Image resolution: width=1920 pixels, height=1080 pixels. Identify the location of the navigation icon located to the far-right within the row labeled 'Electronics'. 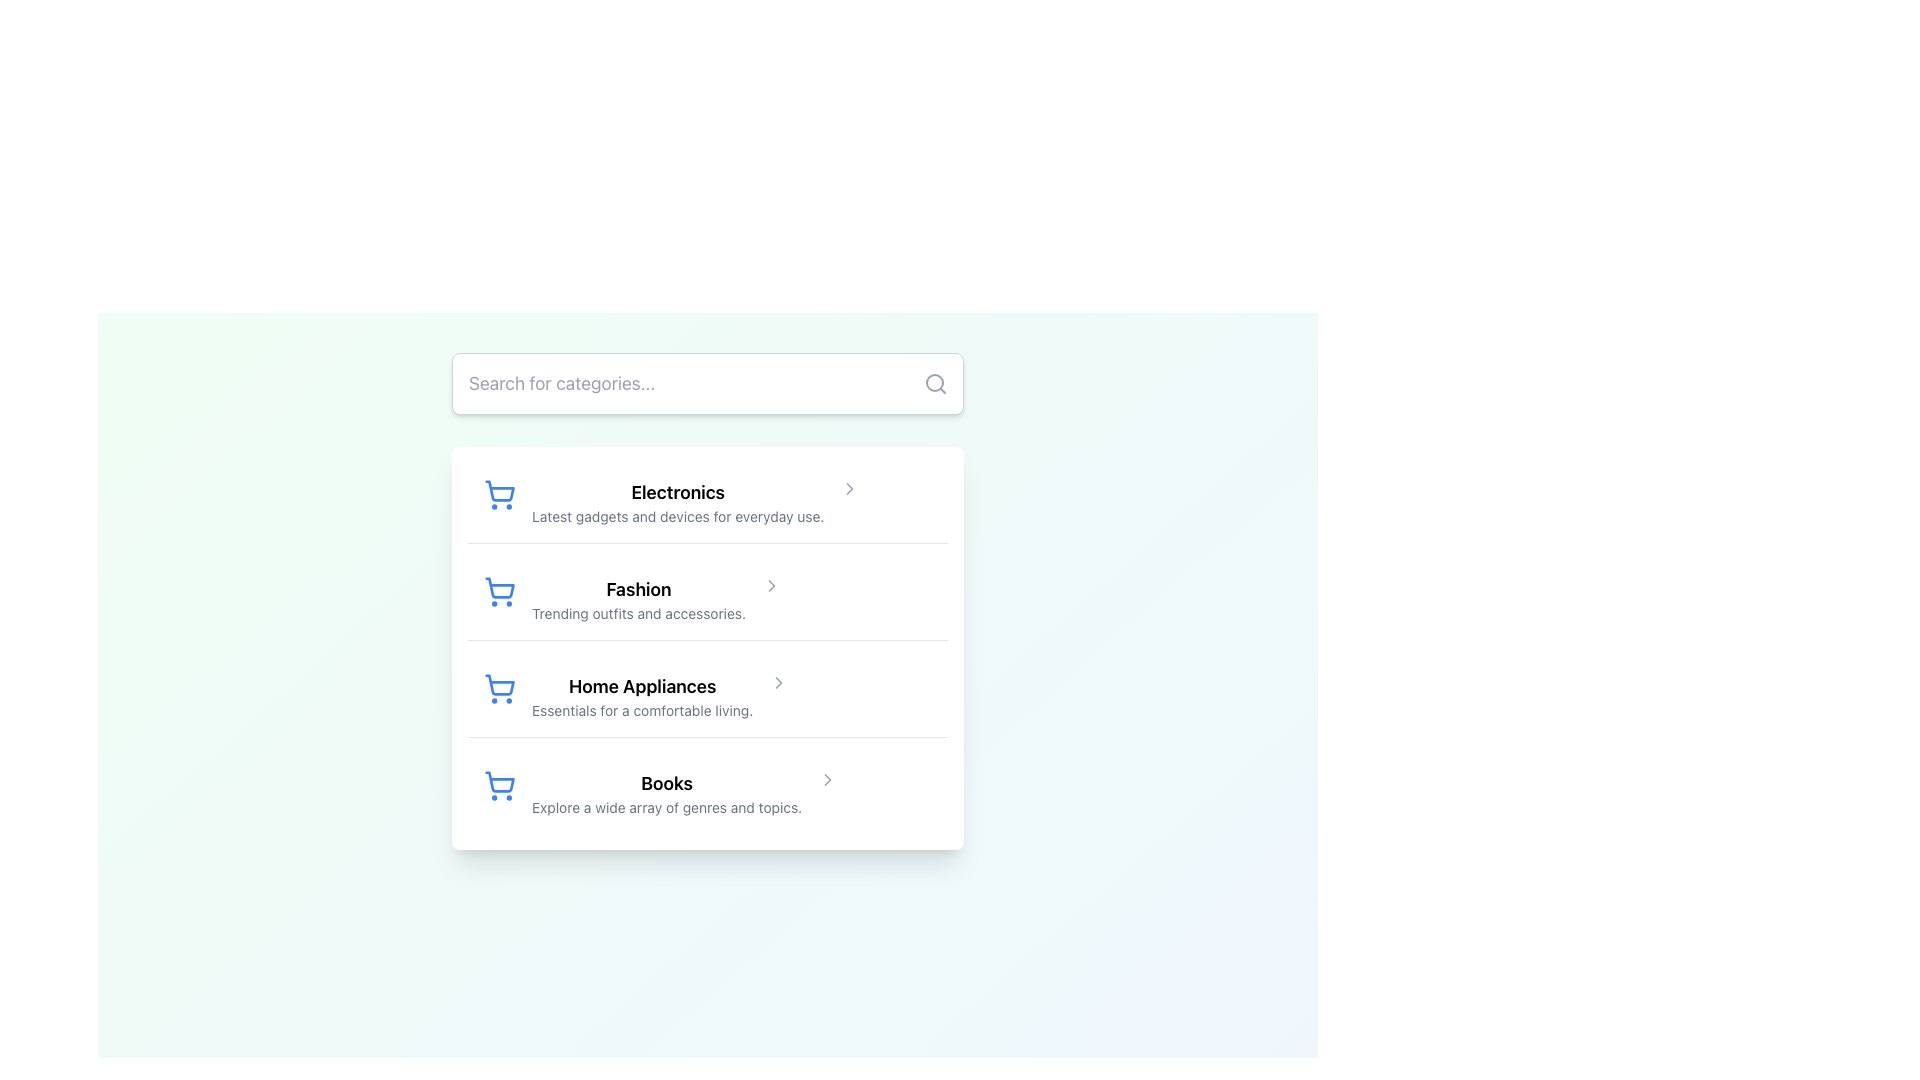
(850, 489).